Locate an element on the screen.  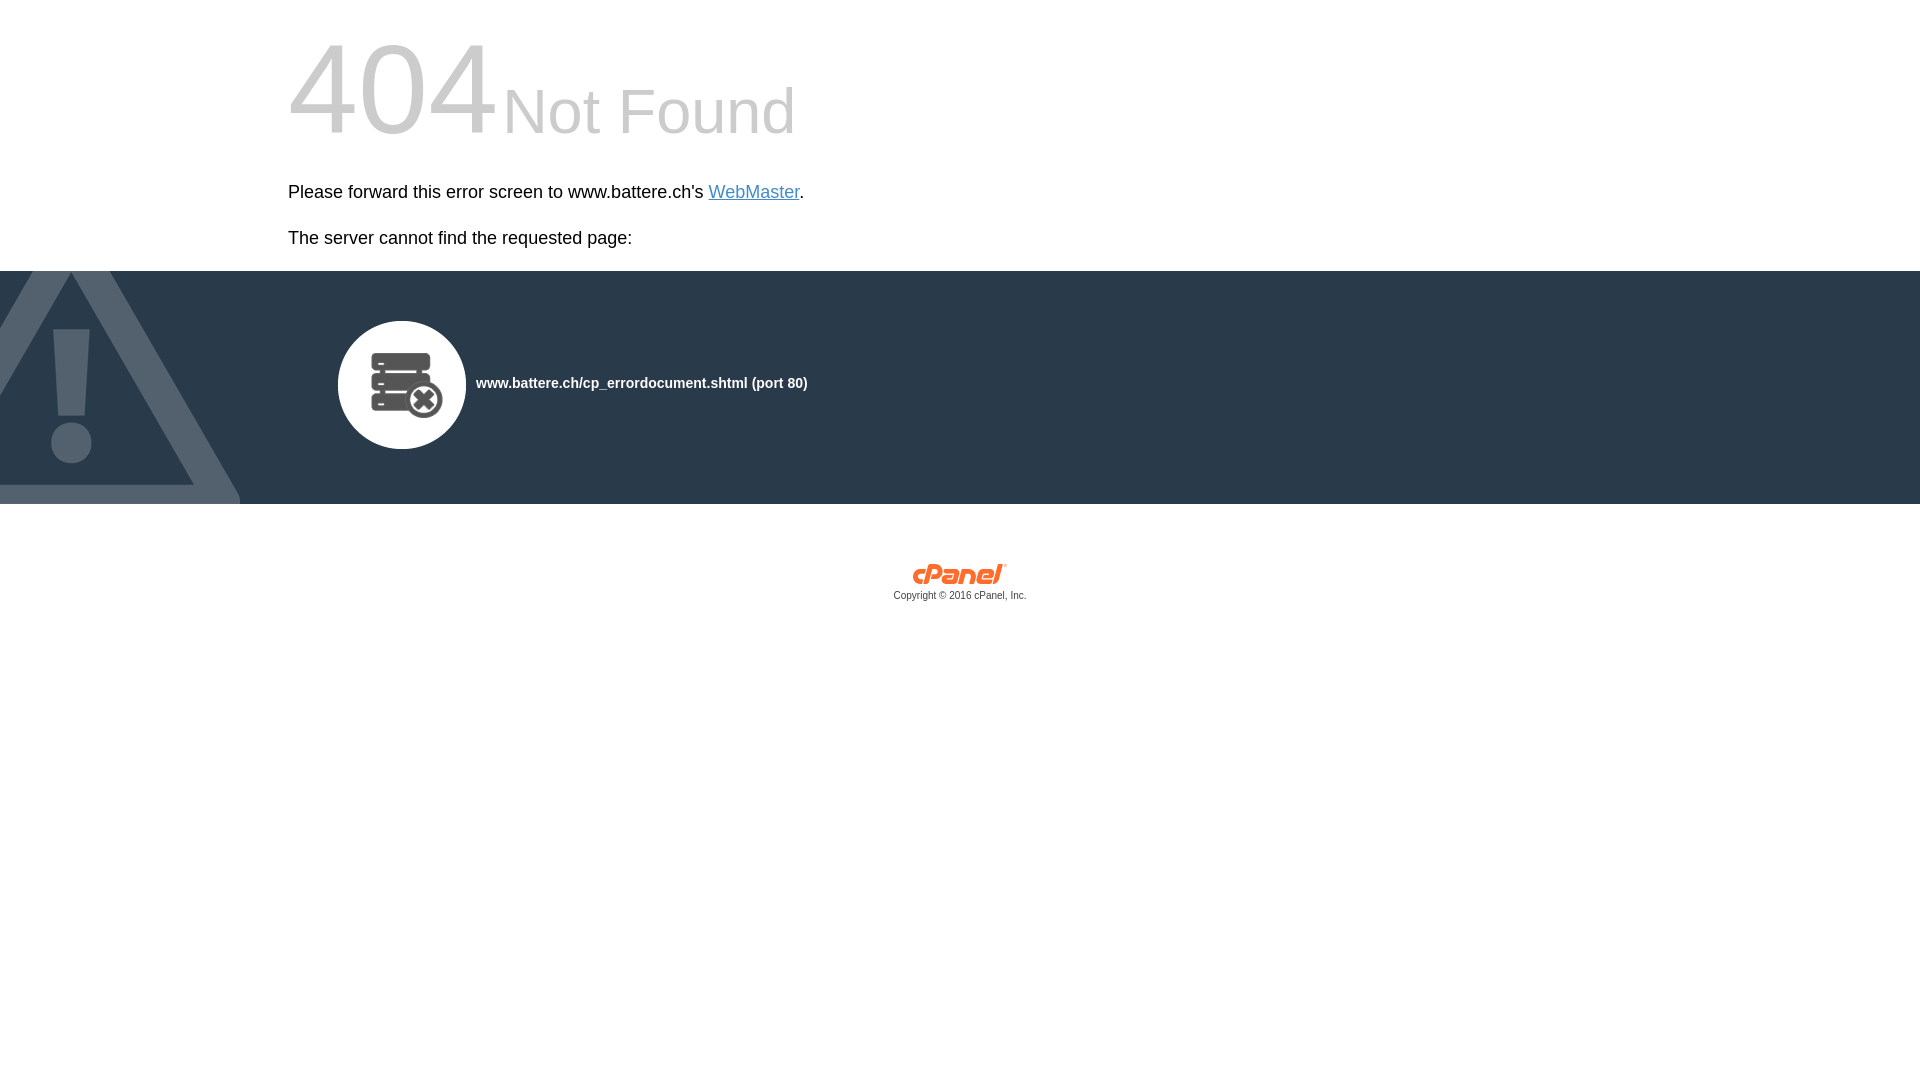
'WebMaster' is located at coordinates (753, 192).